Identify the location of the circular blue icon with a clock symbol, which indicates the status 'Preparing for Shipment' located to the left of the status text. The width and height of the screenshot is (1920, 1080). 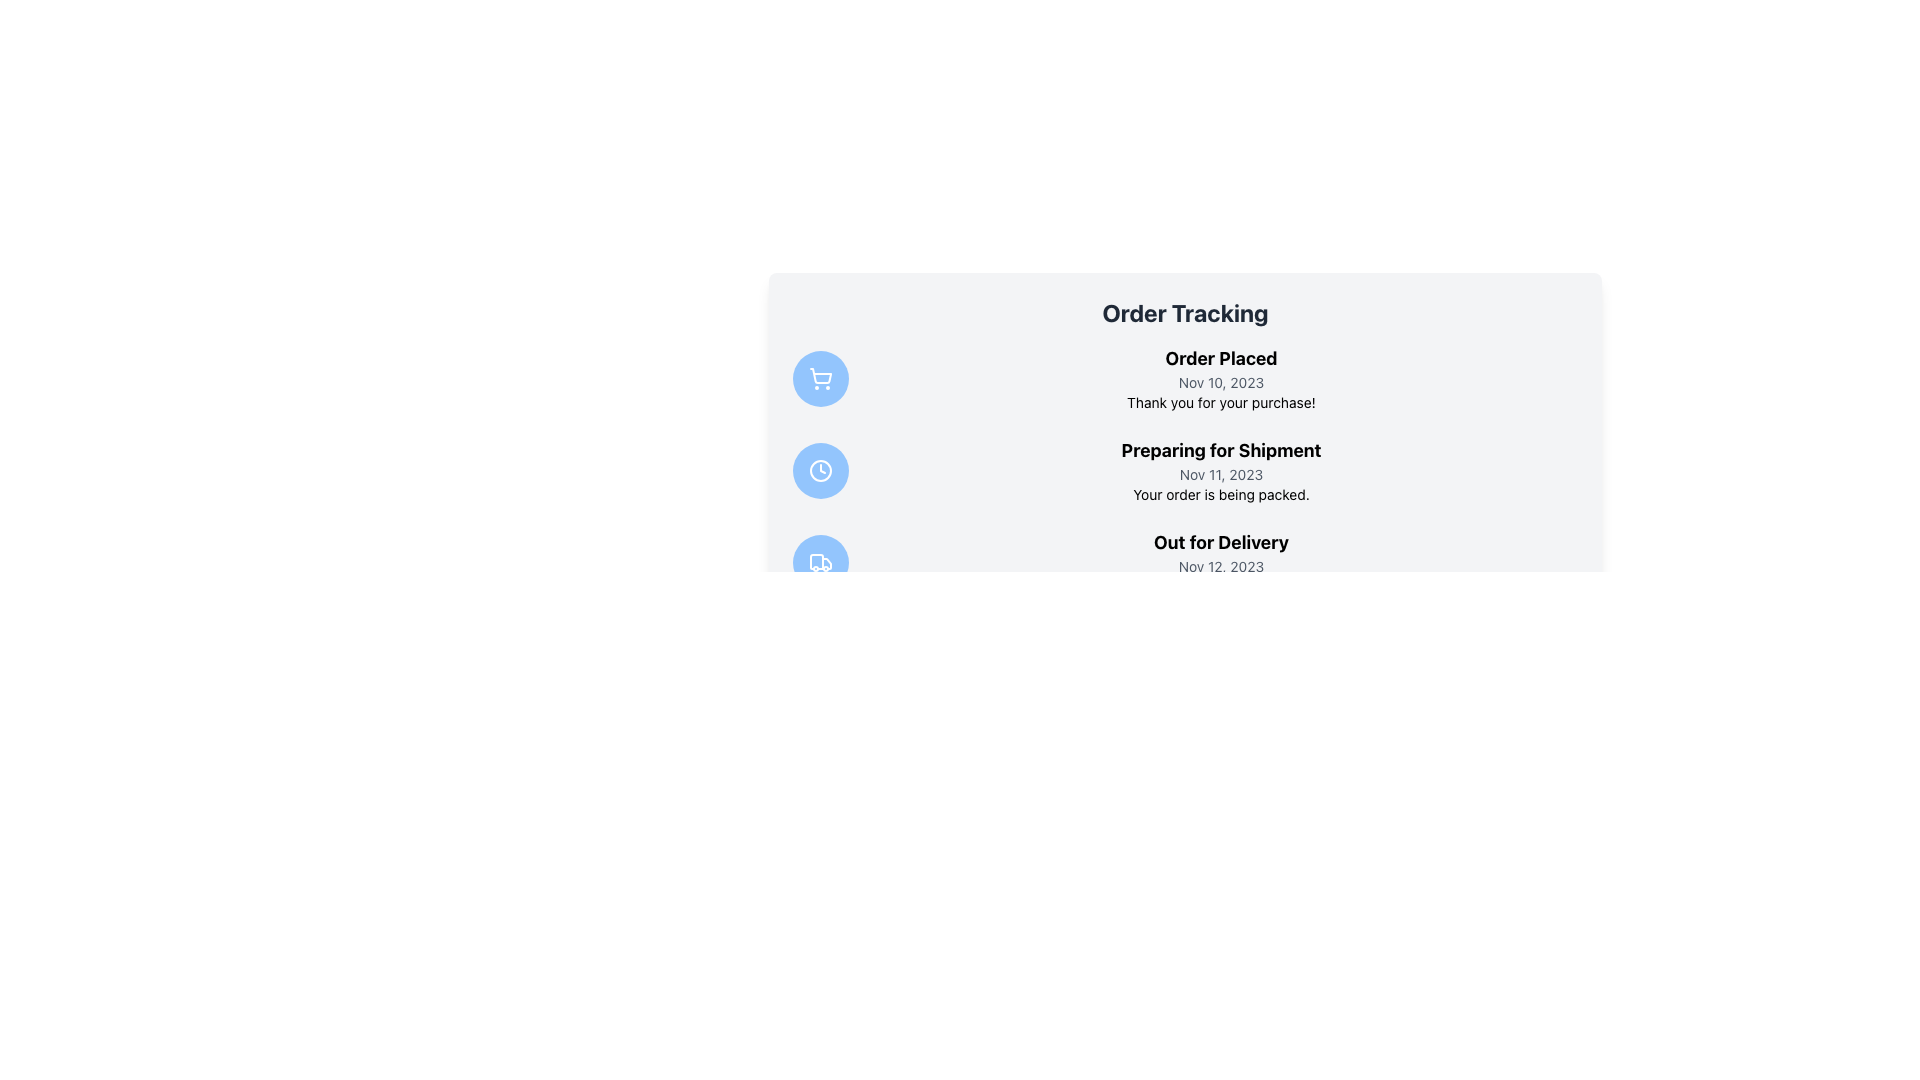
(820, 470).